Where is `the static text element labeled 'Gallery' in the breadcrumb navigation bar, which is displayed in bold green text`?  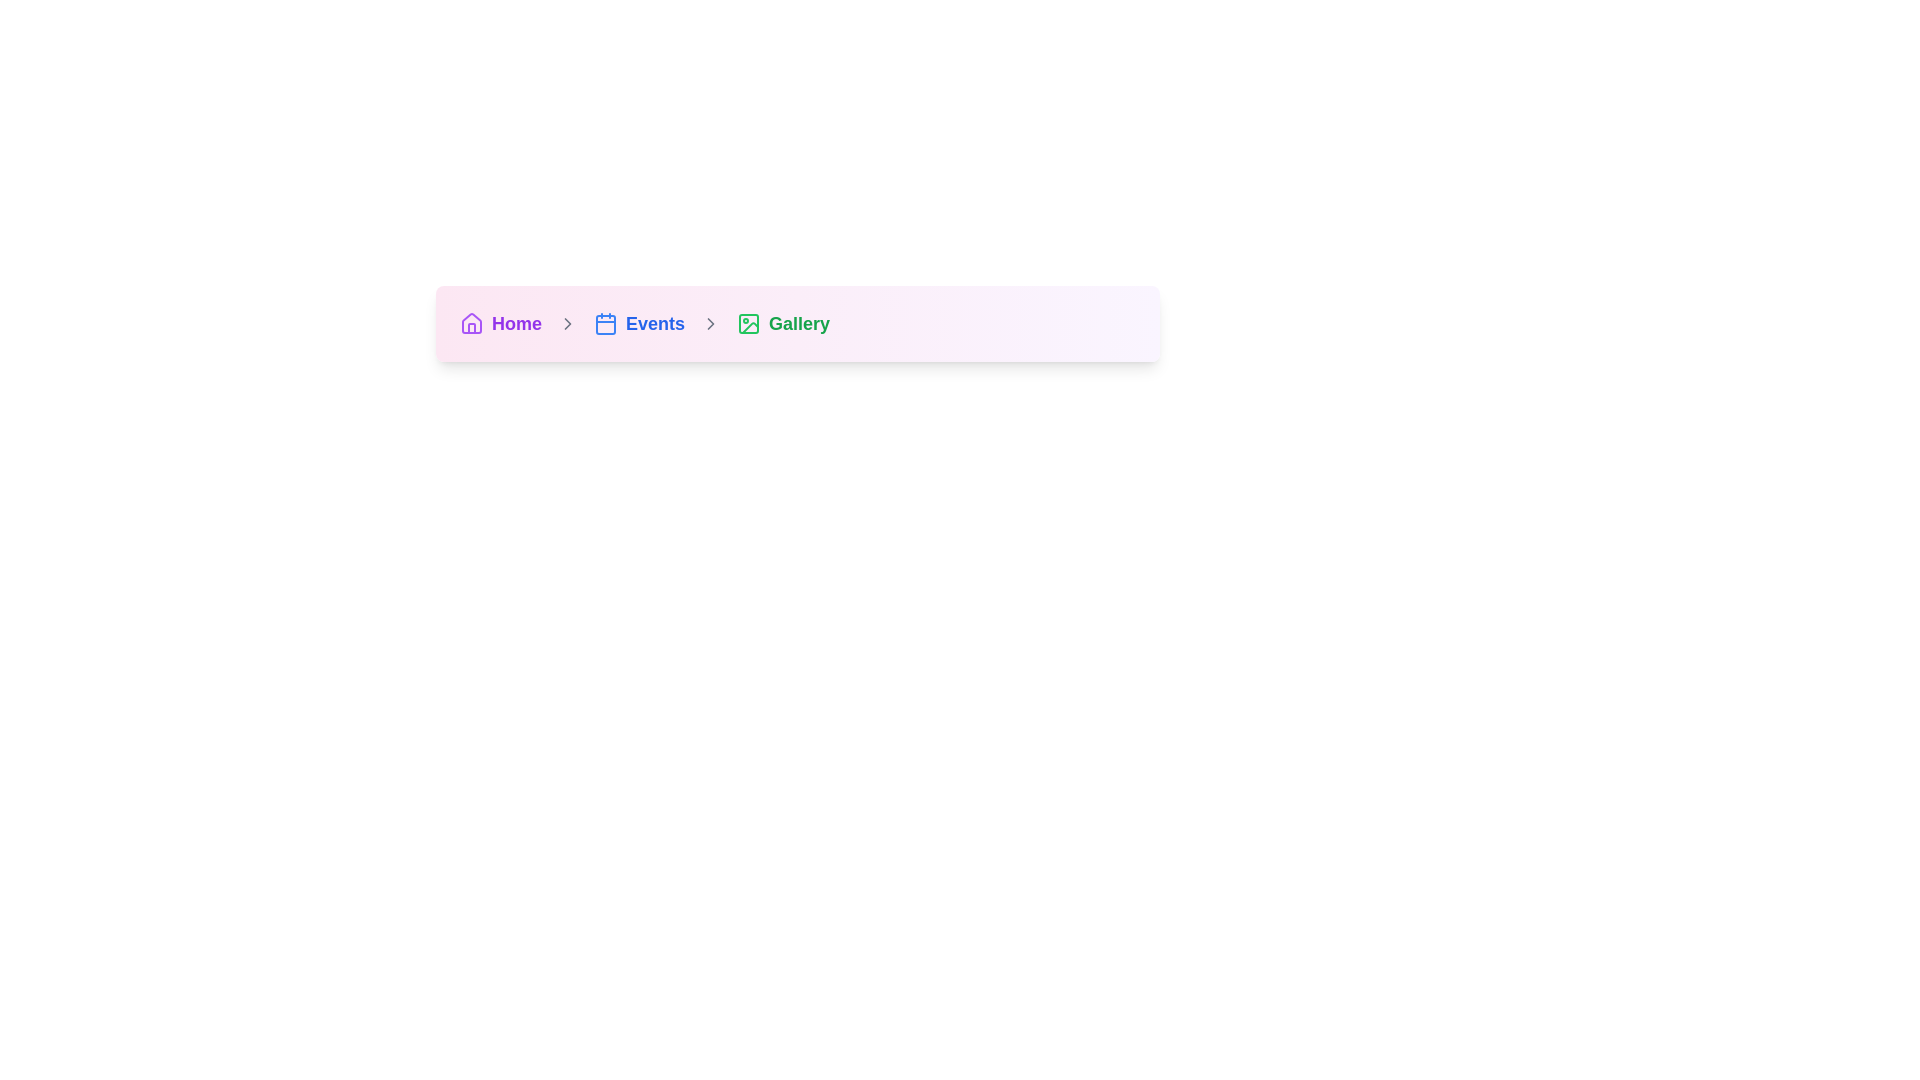 the static text element labeled 'Gallery' in the breadcrumb navigation bar, which is displayed in bold green text is located at coordinates (798, 323).